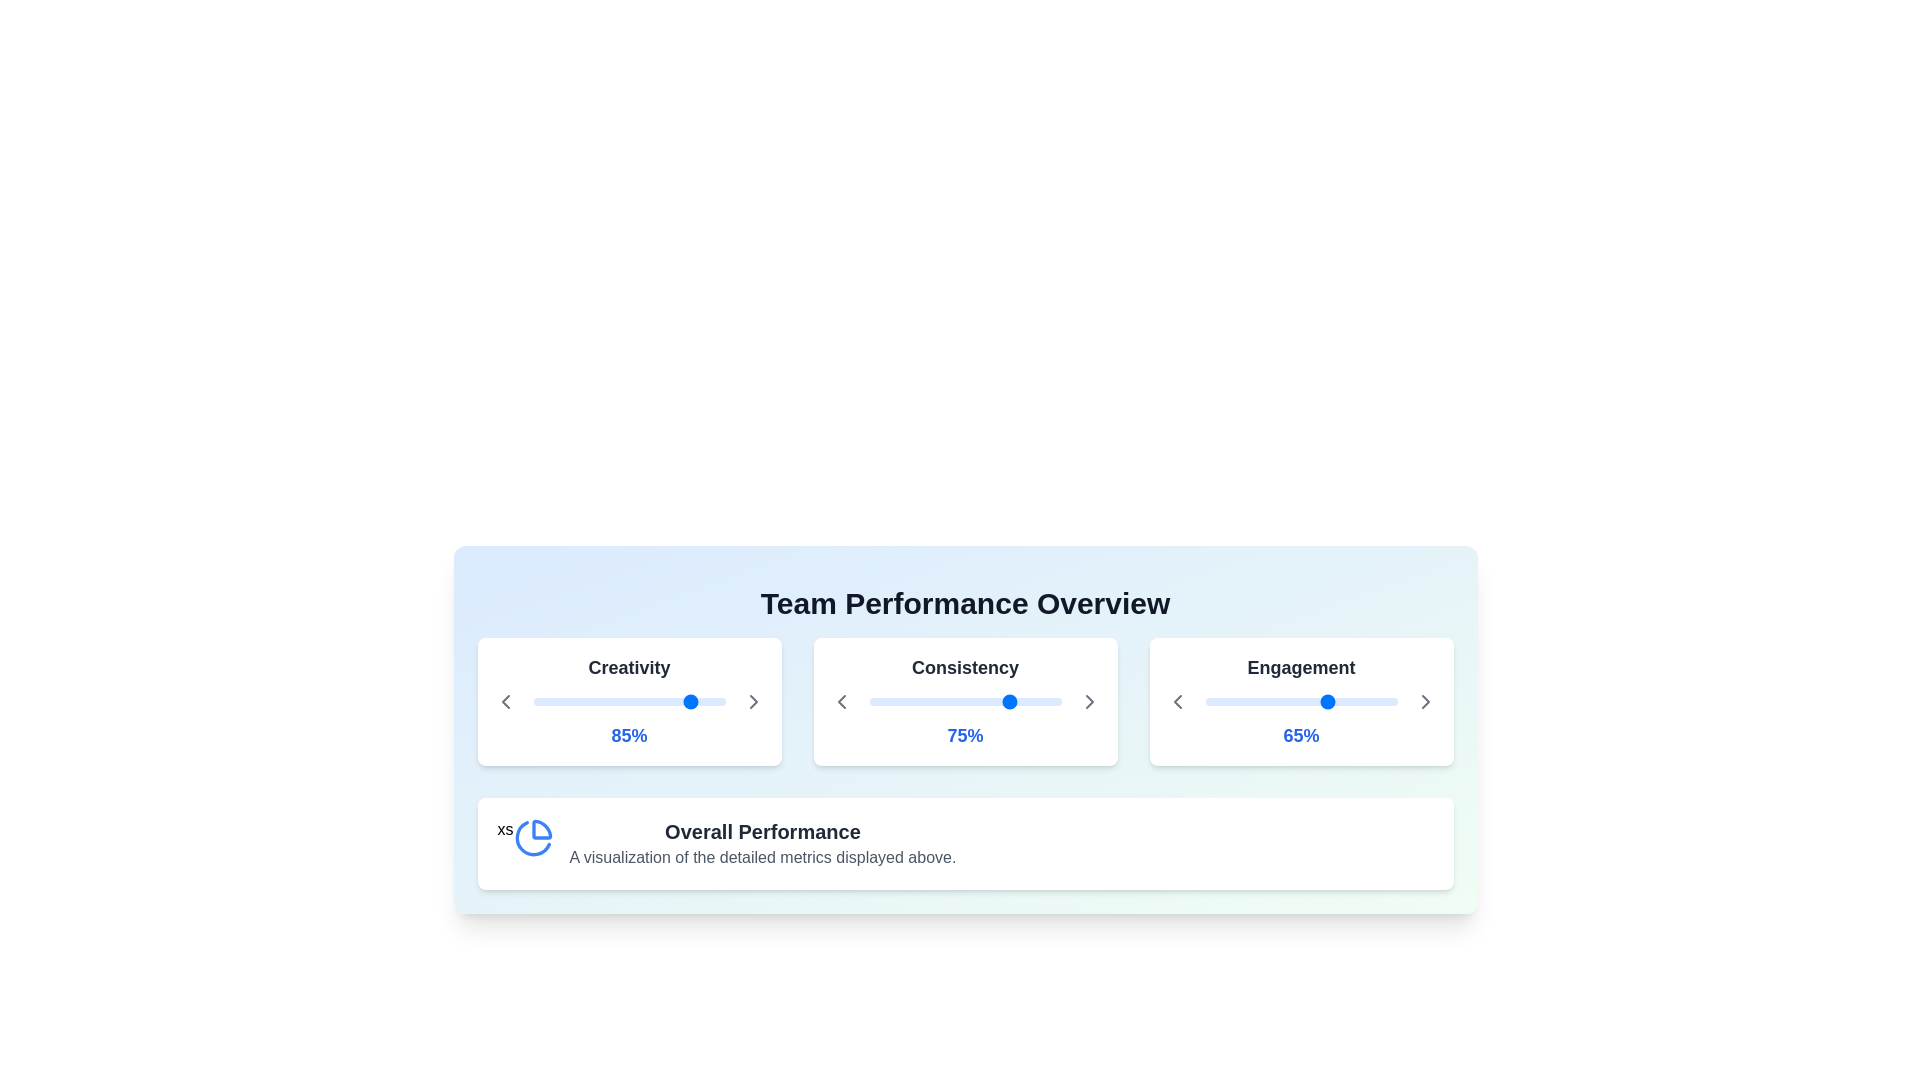 This screenshot has width=1920, height=1080. I want to click on the slider value, so click(939, 701).